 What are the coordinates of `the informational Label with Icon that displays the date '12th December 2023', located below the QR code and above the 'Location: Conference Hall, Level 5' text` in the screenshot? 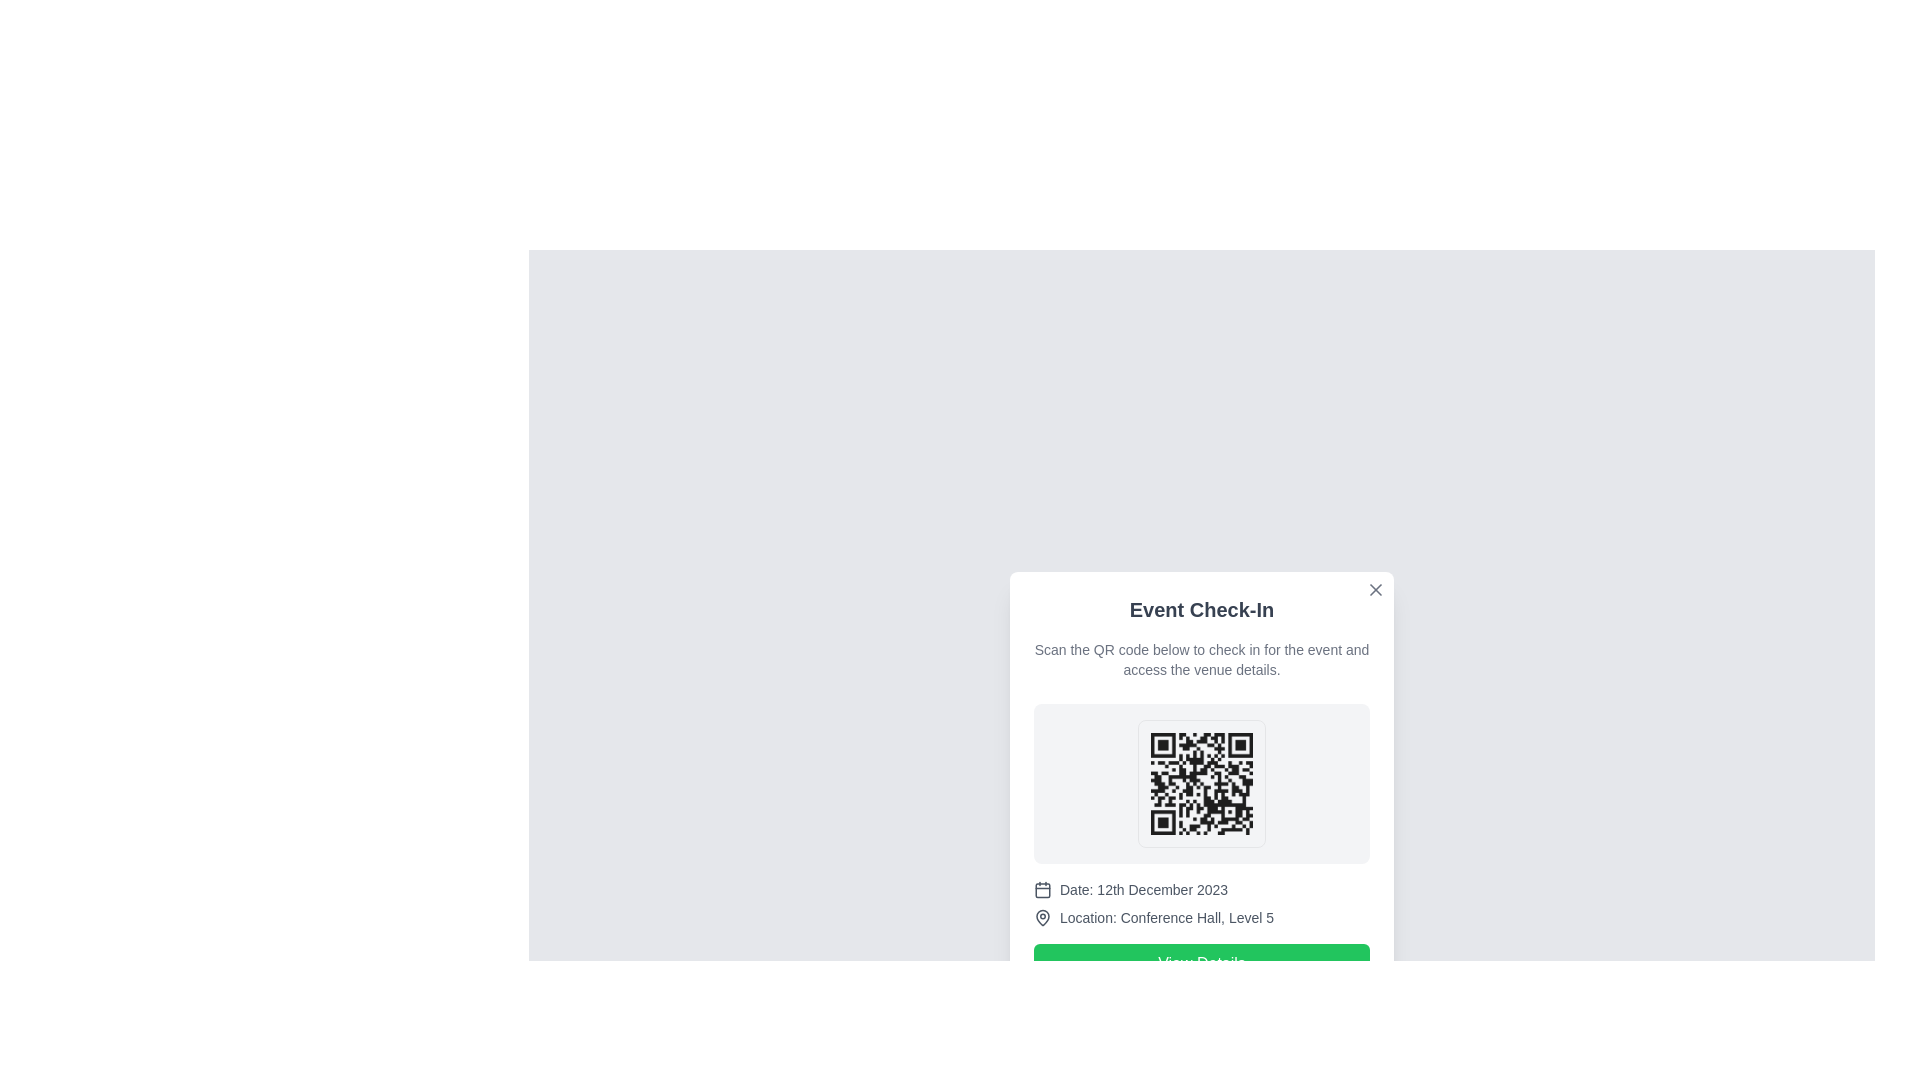 It's located at (1200, 889).